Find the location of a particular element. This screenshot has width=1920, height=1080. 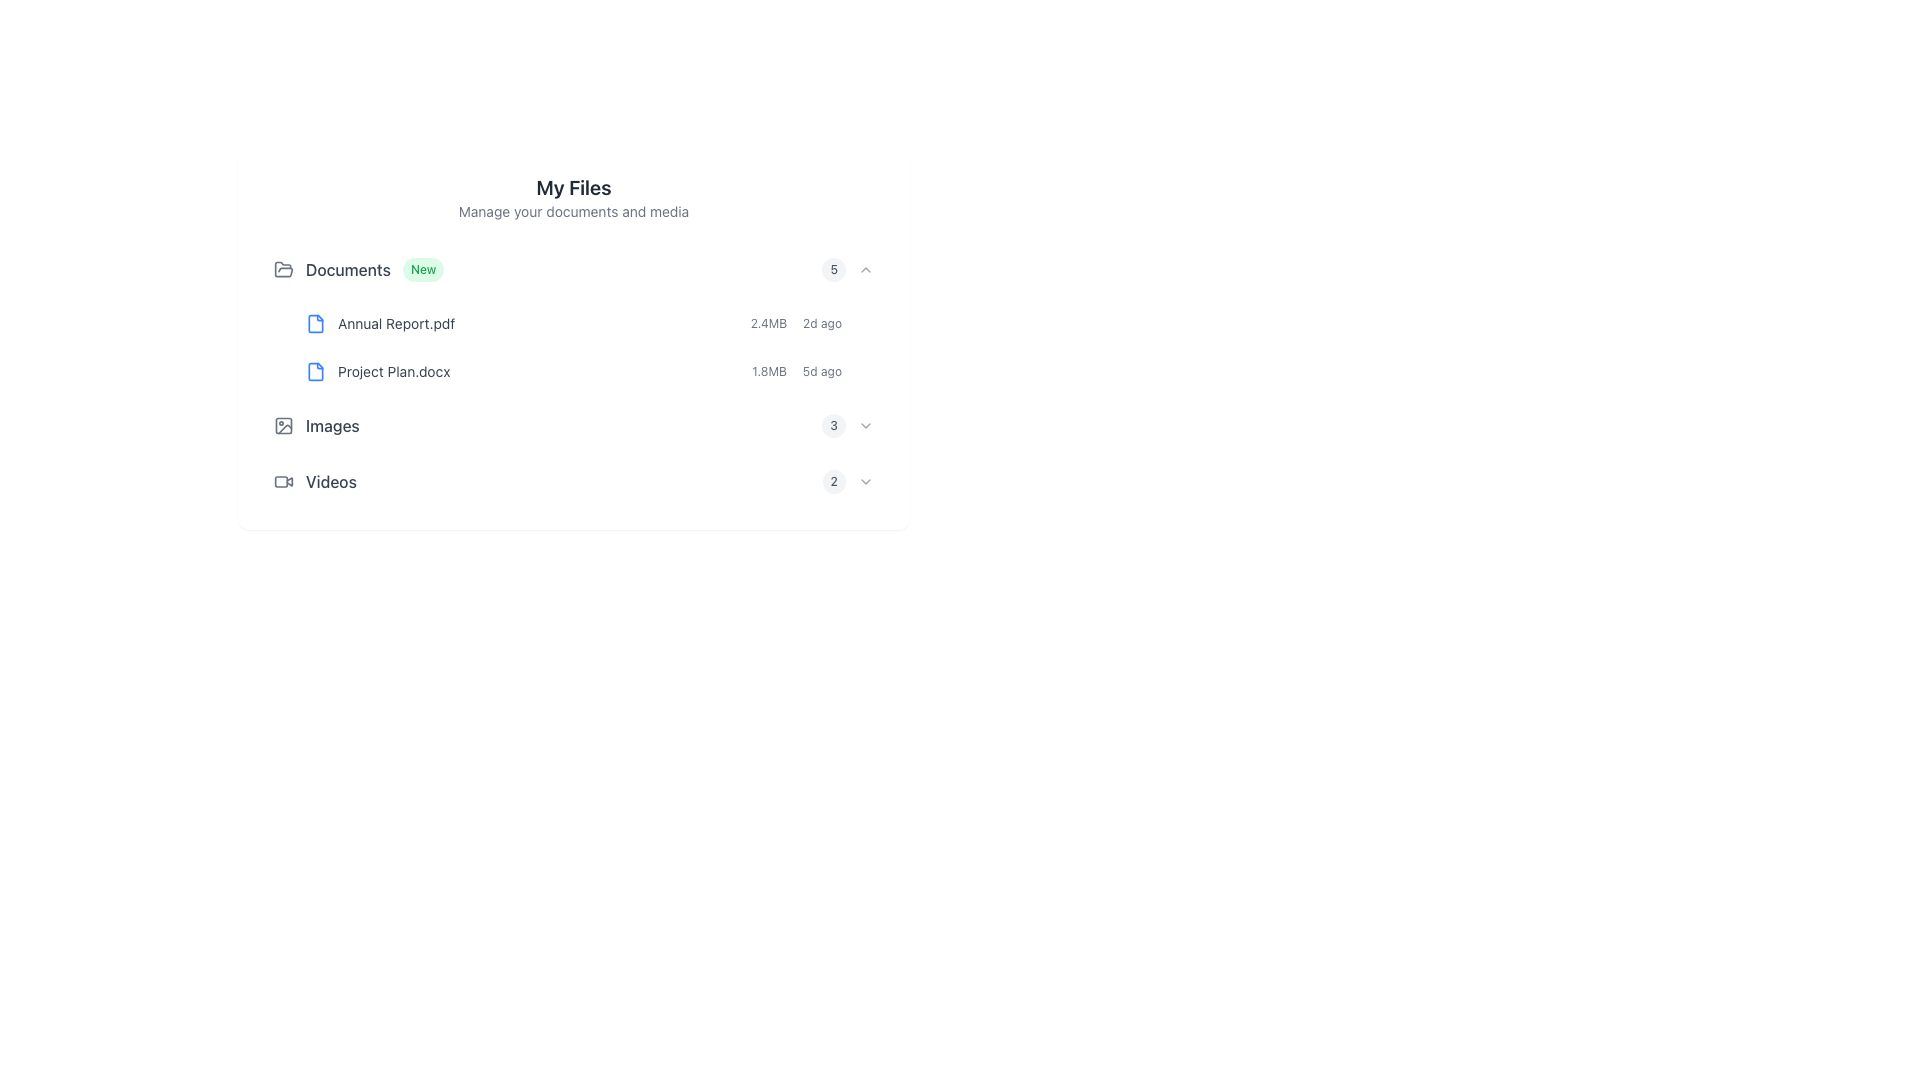

the second file entry in the 'Documents' section of the 'My Files' interface is located at coordinates (589, 371).